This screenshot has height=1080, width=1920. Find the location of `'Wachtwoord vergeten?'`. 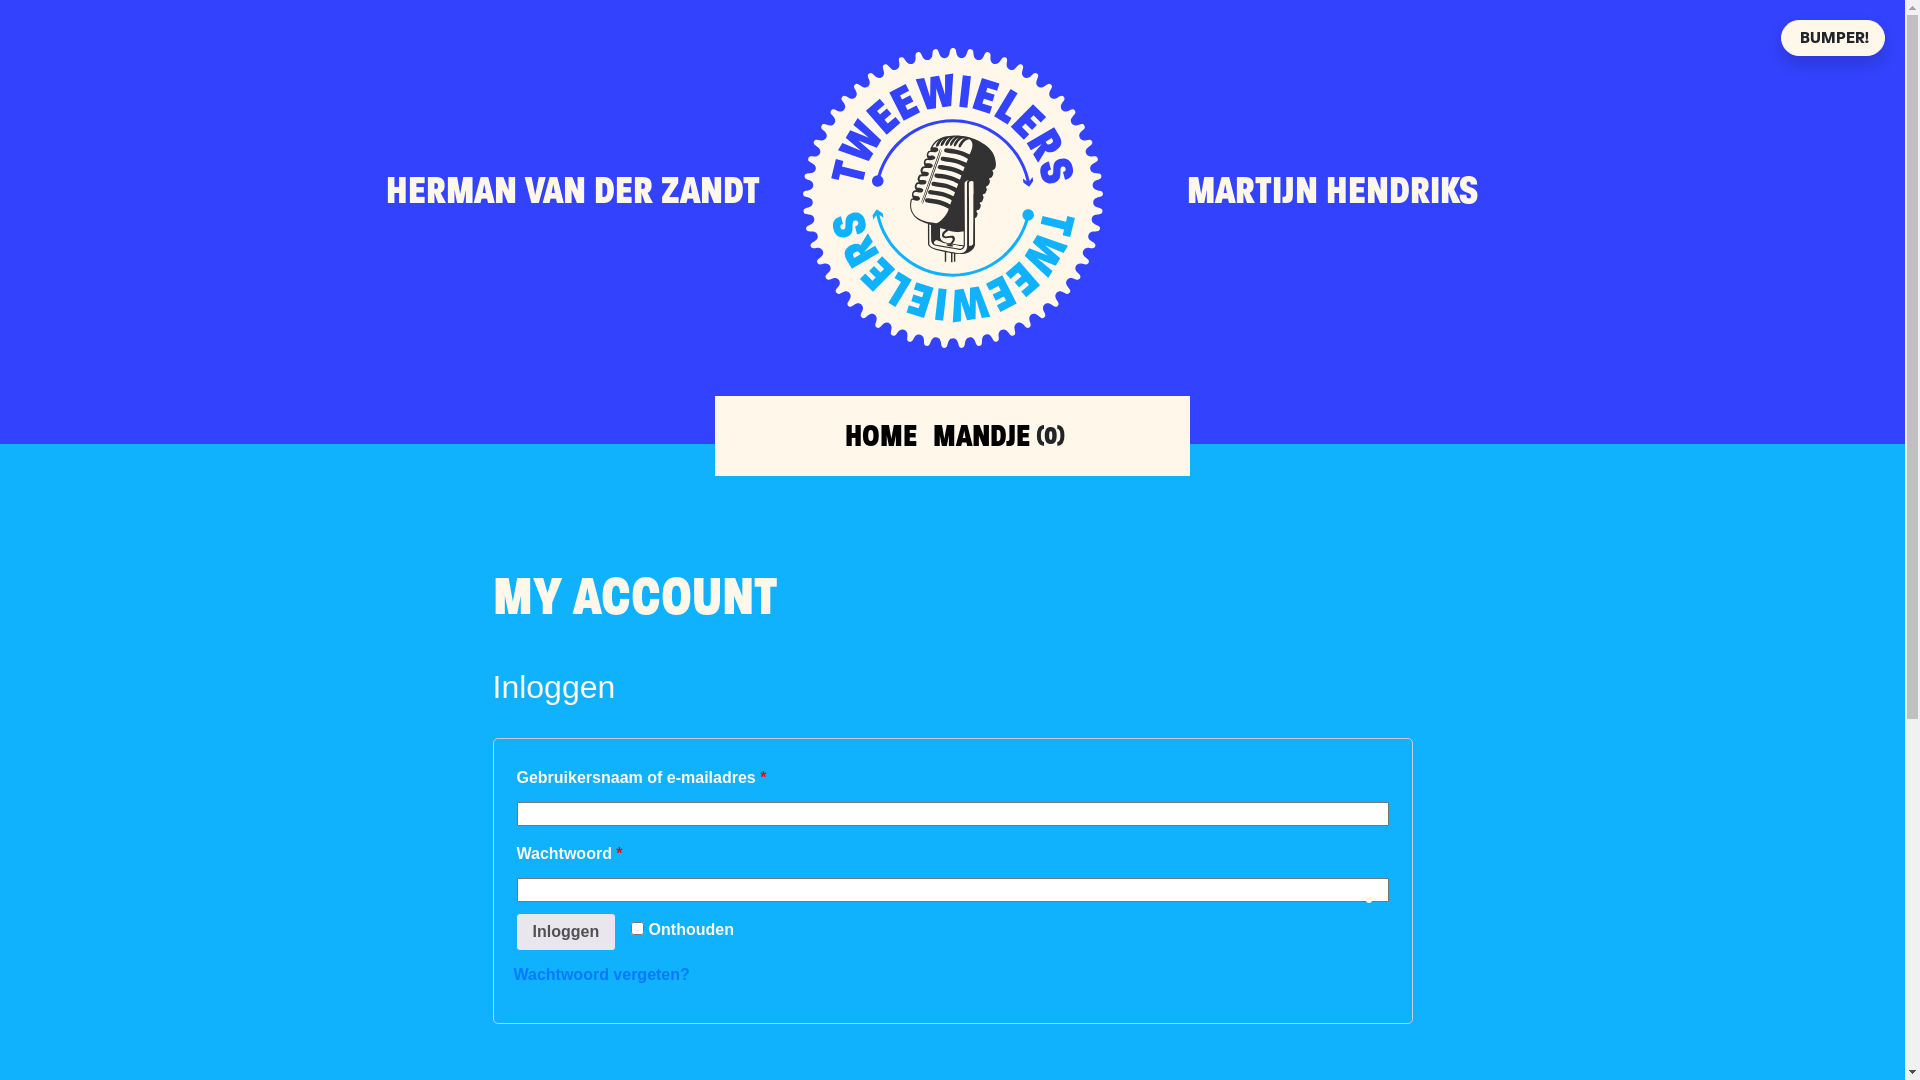

'Wachtwoord vergeten?' is located at coordinates (600, 973).